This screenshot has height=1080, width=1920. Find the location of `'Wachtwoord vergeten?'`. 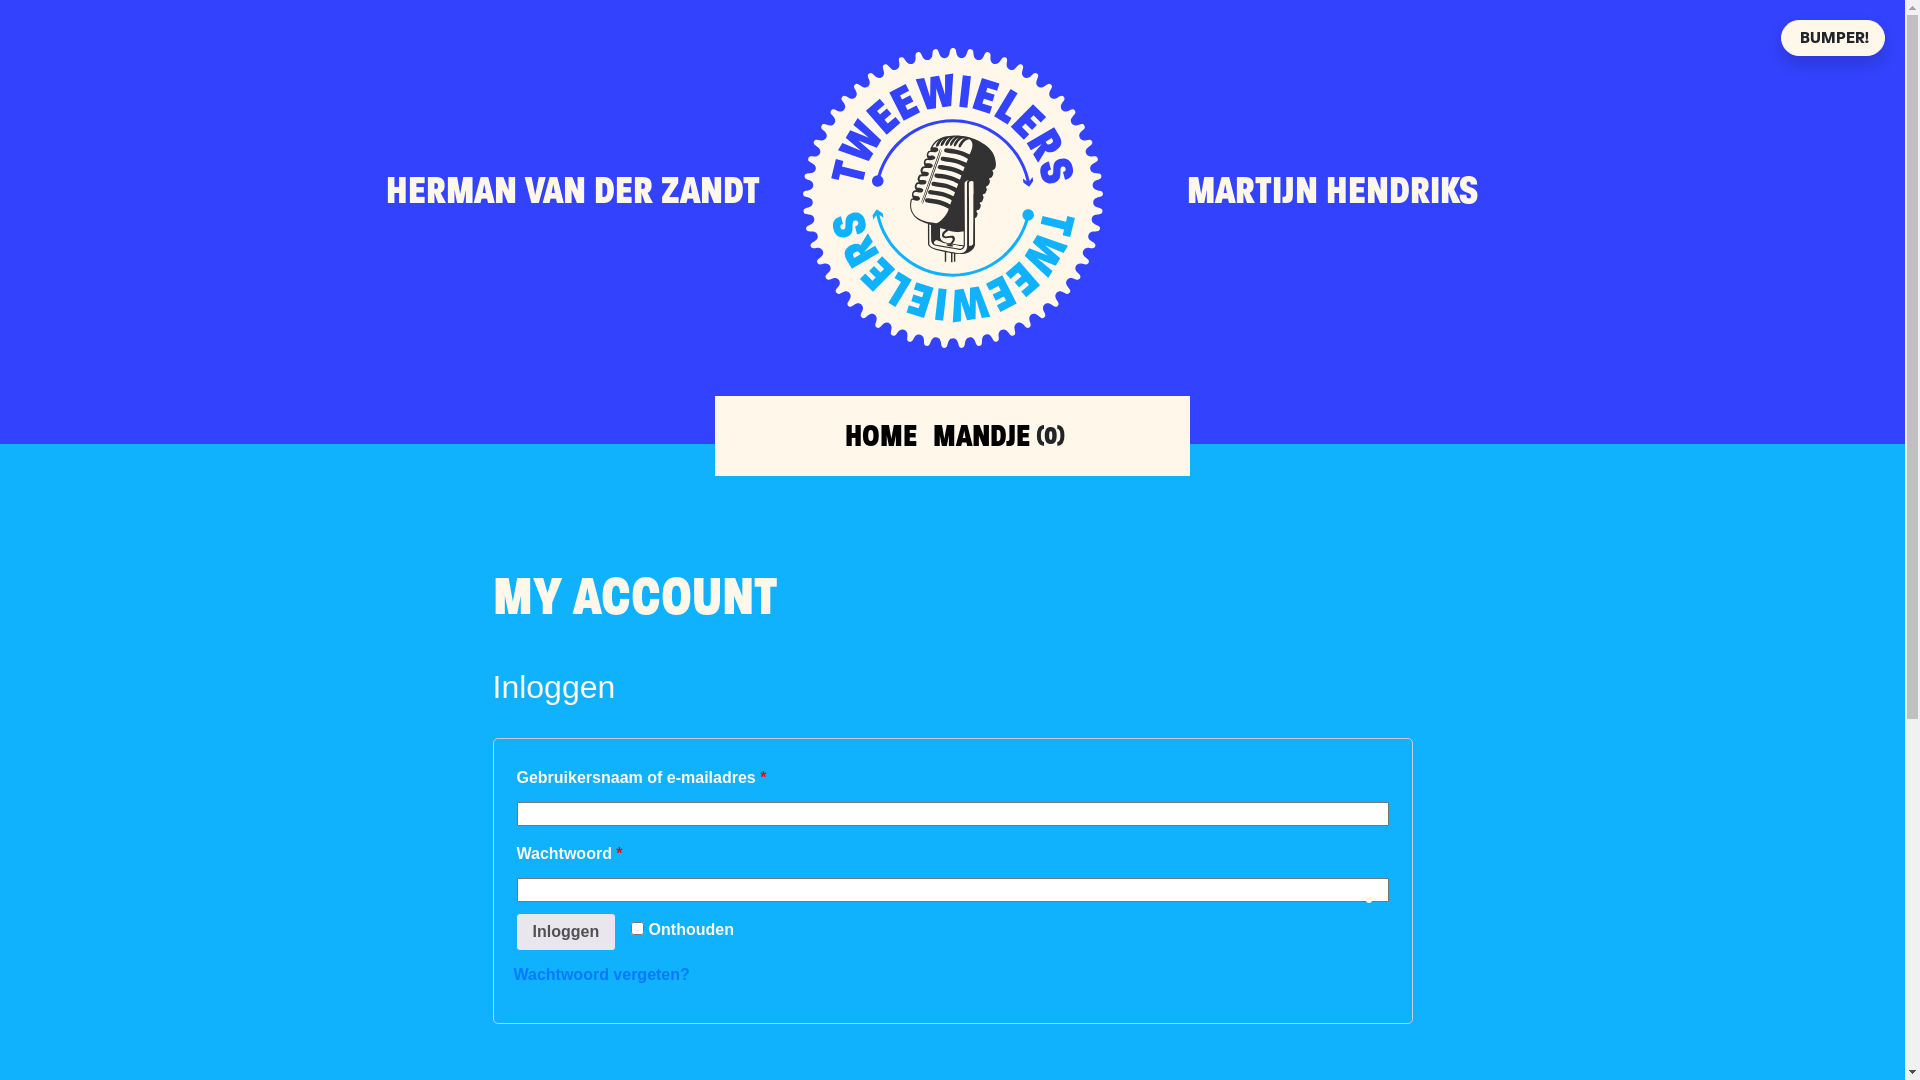

'Wachtwoord vergeten?' is located at coordinates (600, 973).